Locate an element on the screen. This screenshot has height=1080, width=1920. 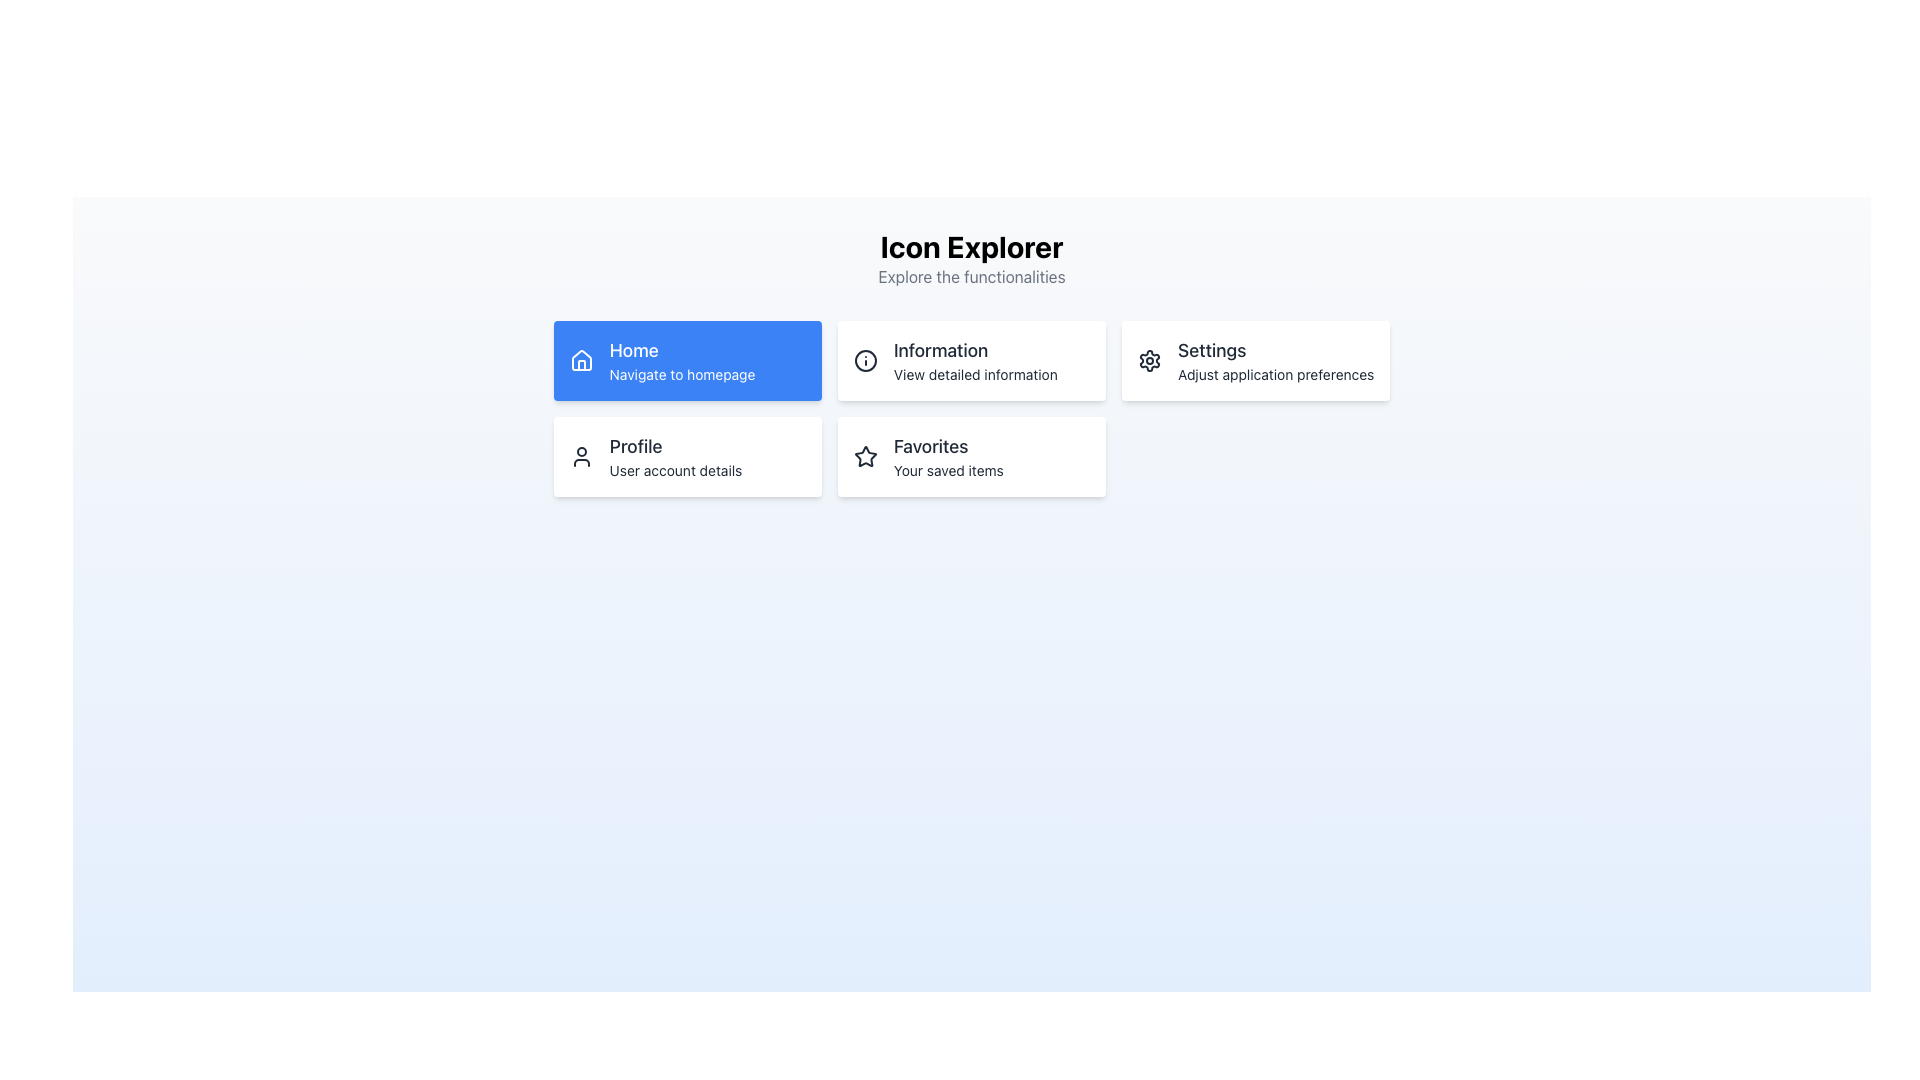
the home icon located to the left of the text 'Home' in the top-left blue button labeled 'Home Navigate to homepage' is located at coordinates (580, 361).